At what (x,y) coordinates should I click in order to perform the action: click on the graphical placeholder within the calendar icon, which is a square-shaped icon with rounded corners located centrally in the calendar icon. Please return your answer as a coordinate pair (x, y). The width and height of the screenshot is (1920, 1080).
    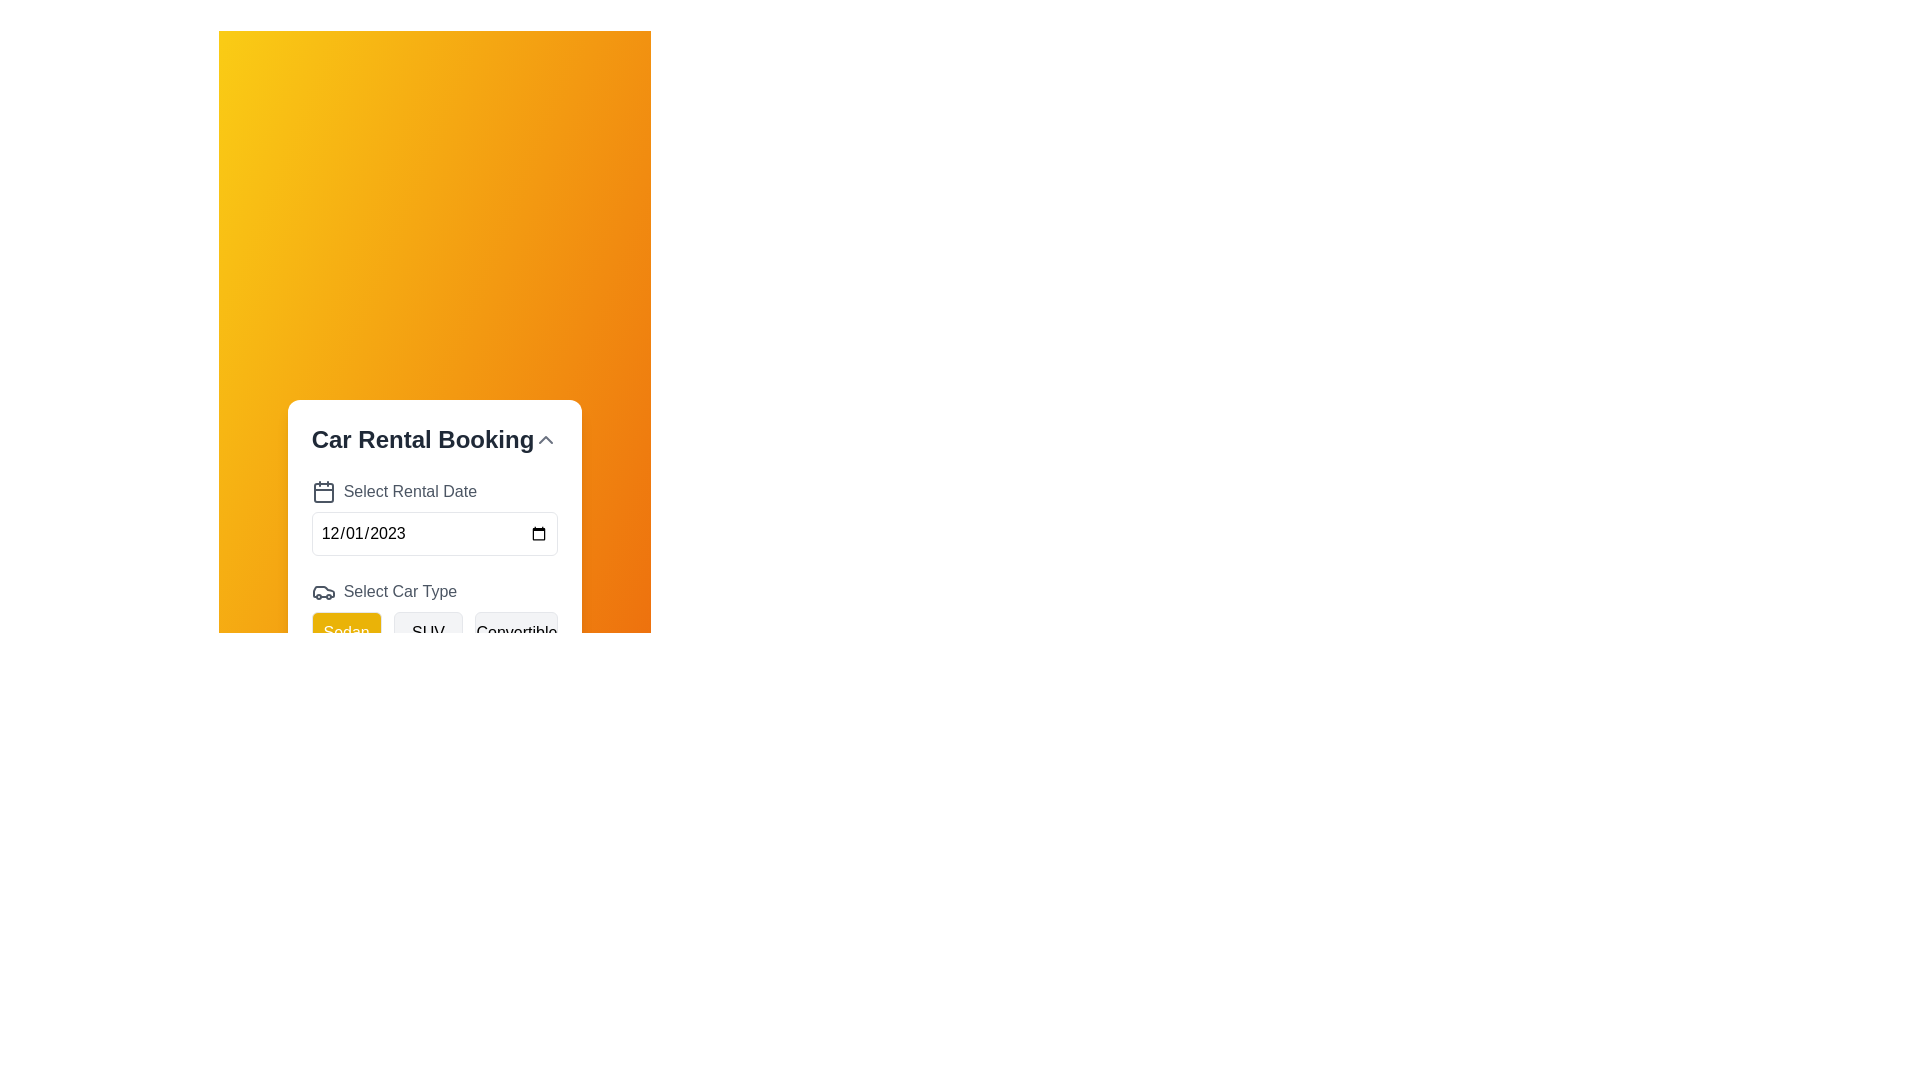
    Looking at the image, I should click on (323, 493).